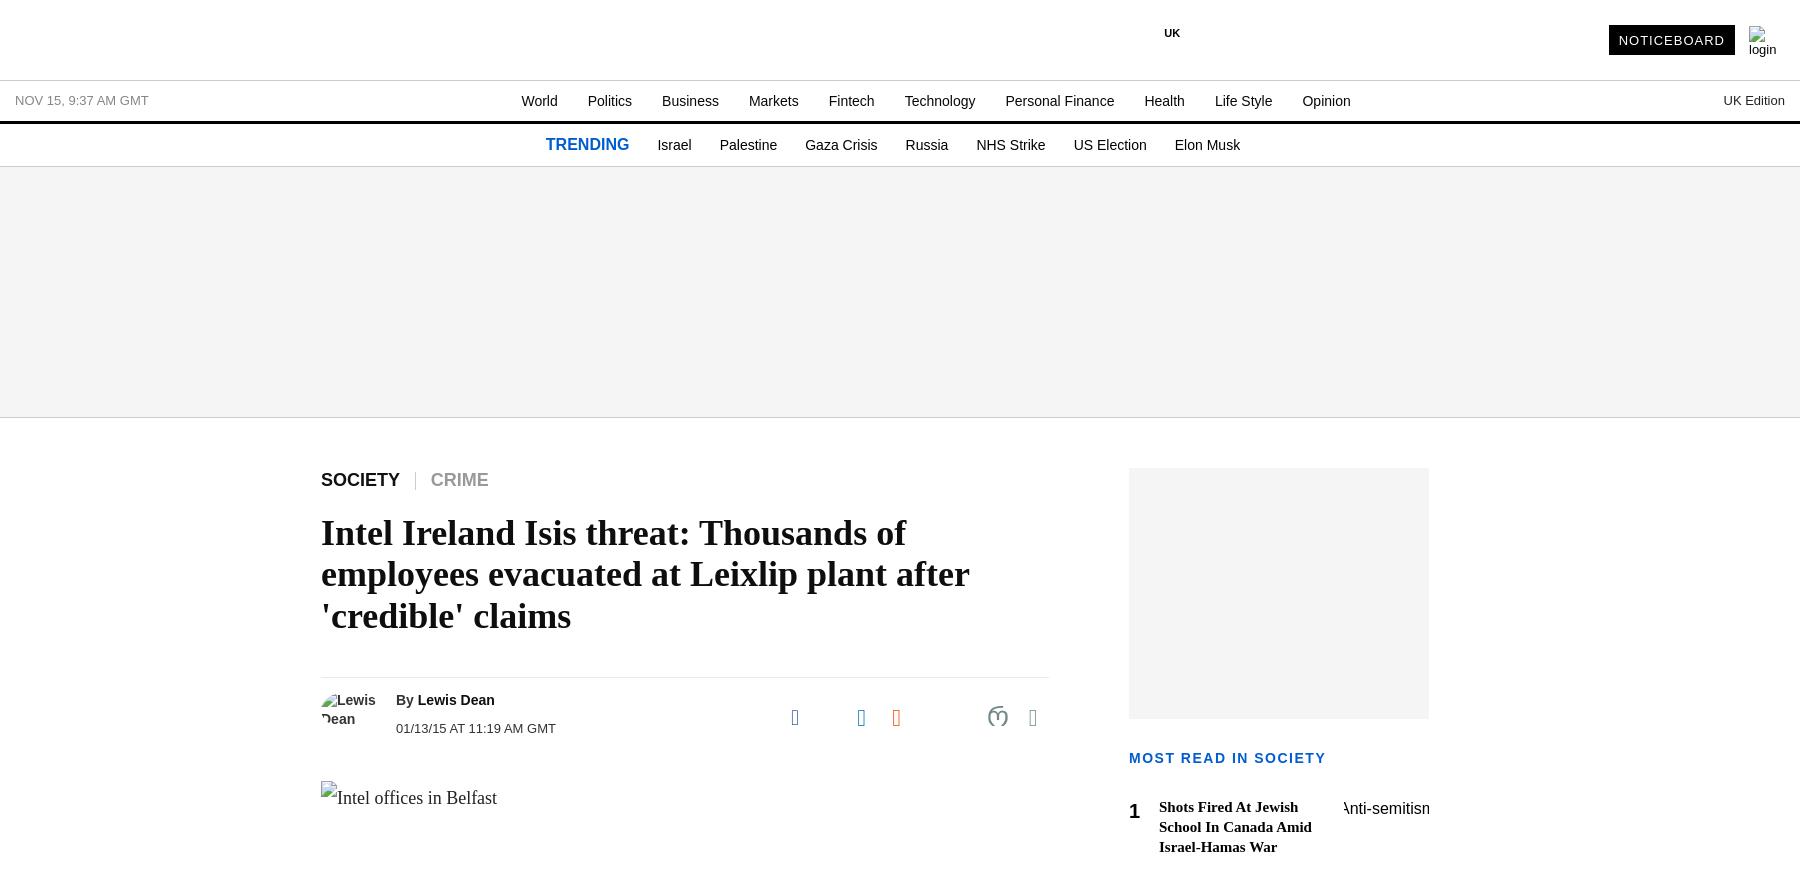 This screenshot has height=871, width=1800. I want to click on '01/13/15 AT 11:19 AM GMT', so click(474, 728).